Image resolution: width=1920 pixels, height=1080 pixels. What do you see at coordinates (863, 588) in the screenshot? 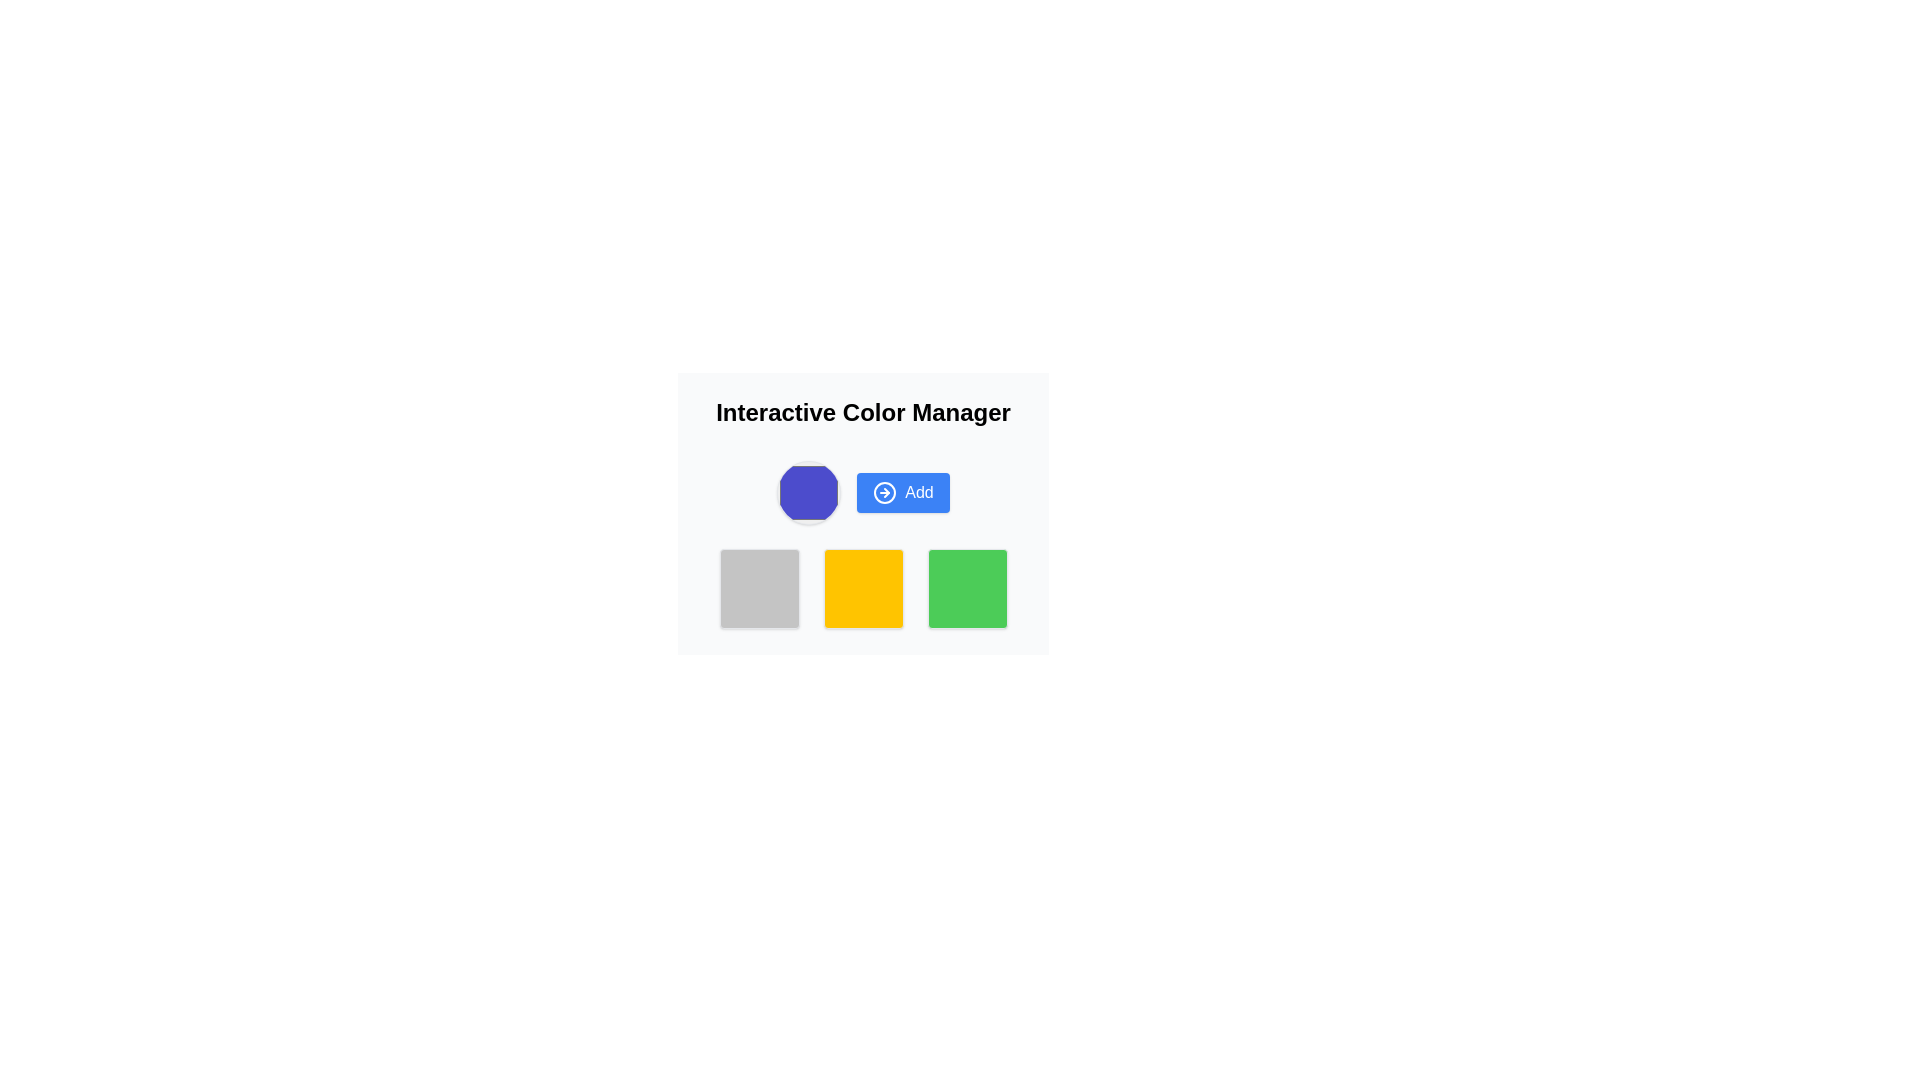
I see `the Grid or color option panel element, which is a rectangular area with three colored sections (gray, yellow, and green), with the yellow section being highlighted and located beneath 'Interactive Color Manager'` at bounding box center [863, 588].